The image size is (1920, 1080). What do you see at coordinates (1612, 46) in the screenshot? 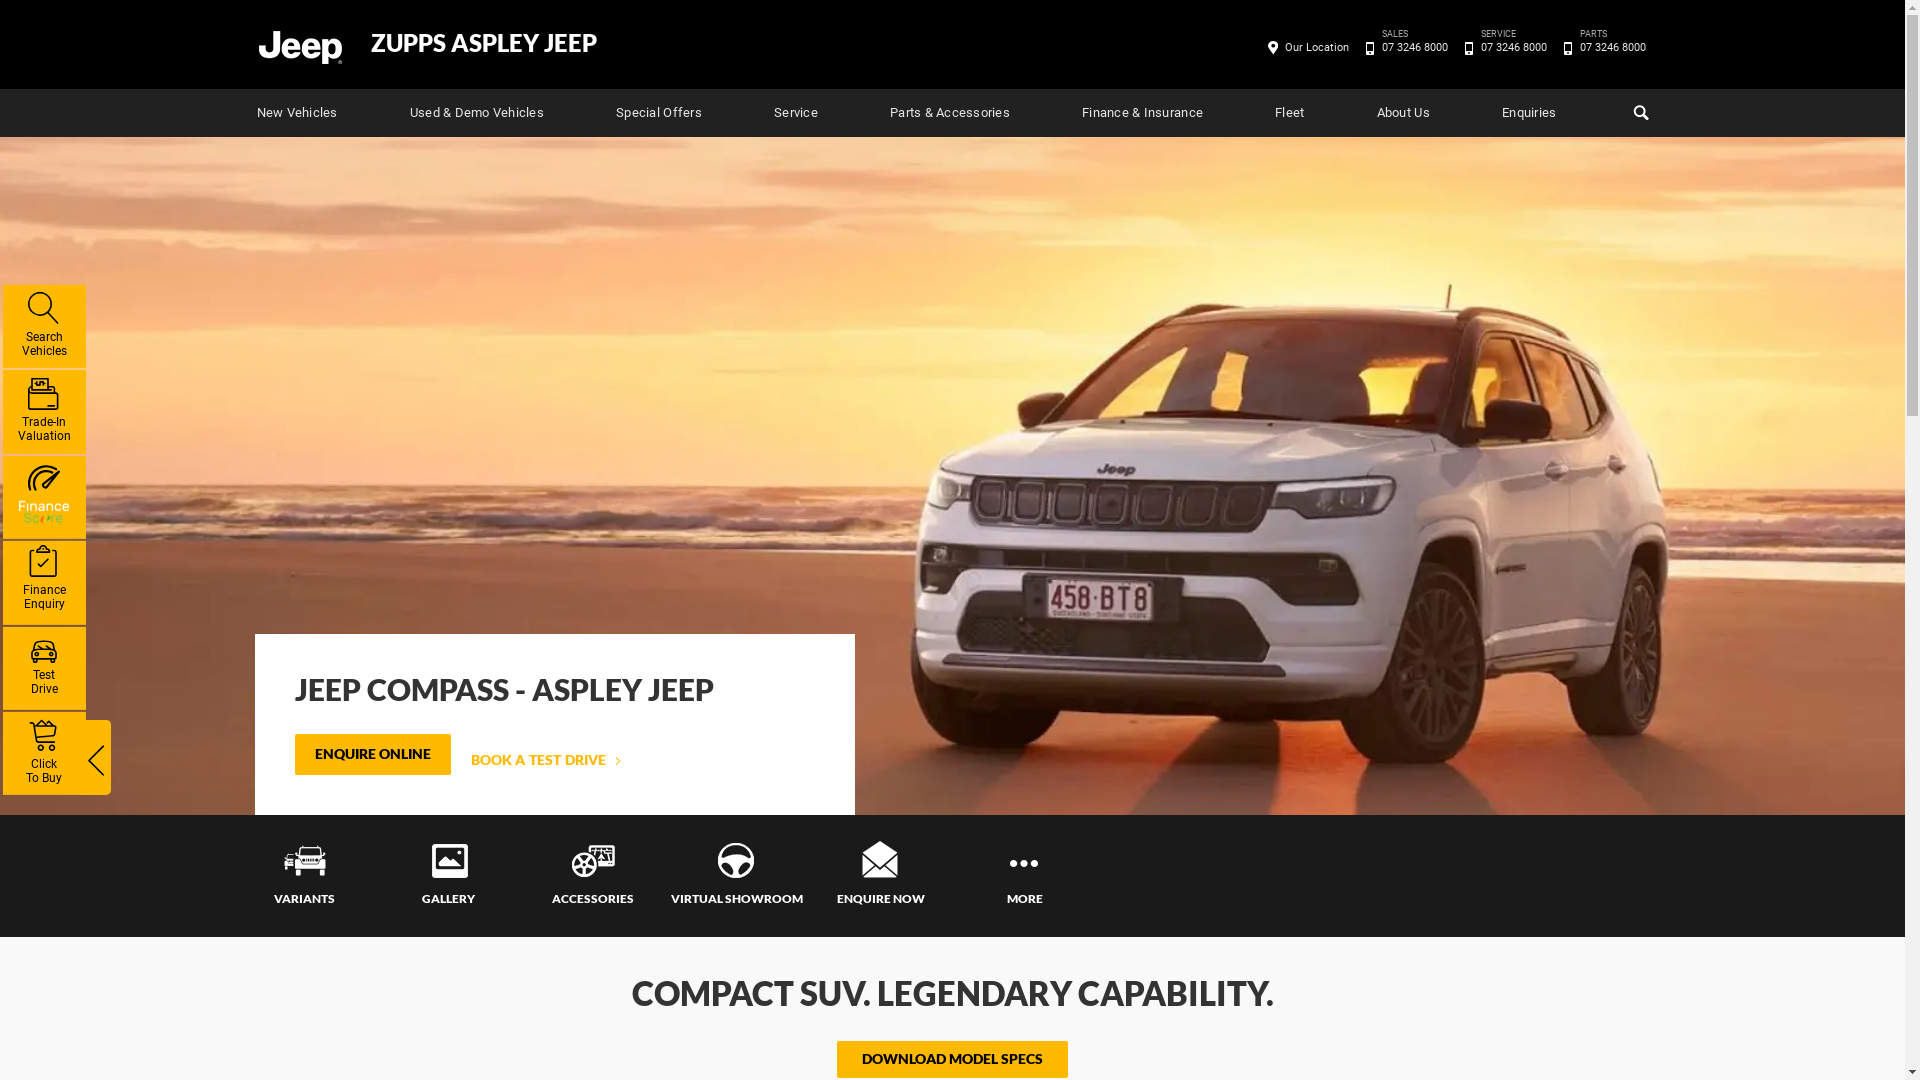
I see `'PARTS` at bounding box center [1612, 46].